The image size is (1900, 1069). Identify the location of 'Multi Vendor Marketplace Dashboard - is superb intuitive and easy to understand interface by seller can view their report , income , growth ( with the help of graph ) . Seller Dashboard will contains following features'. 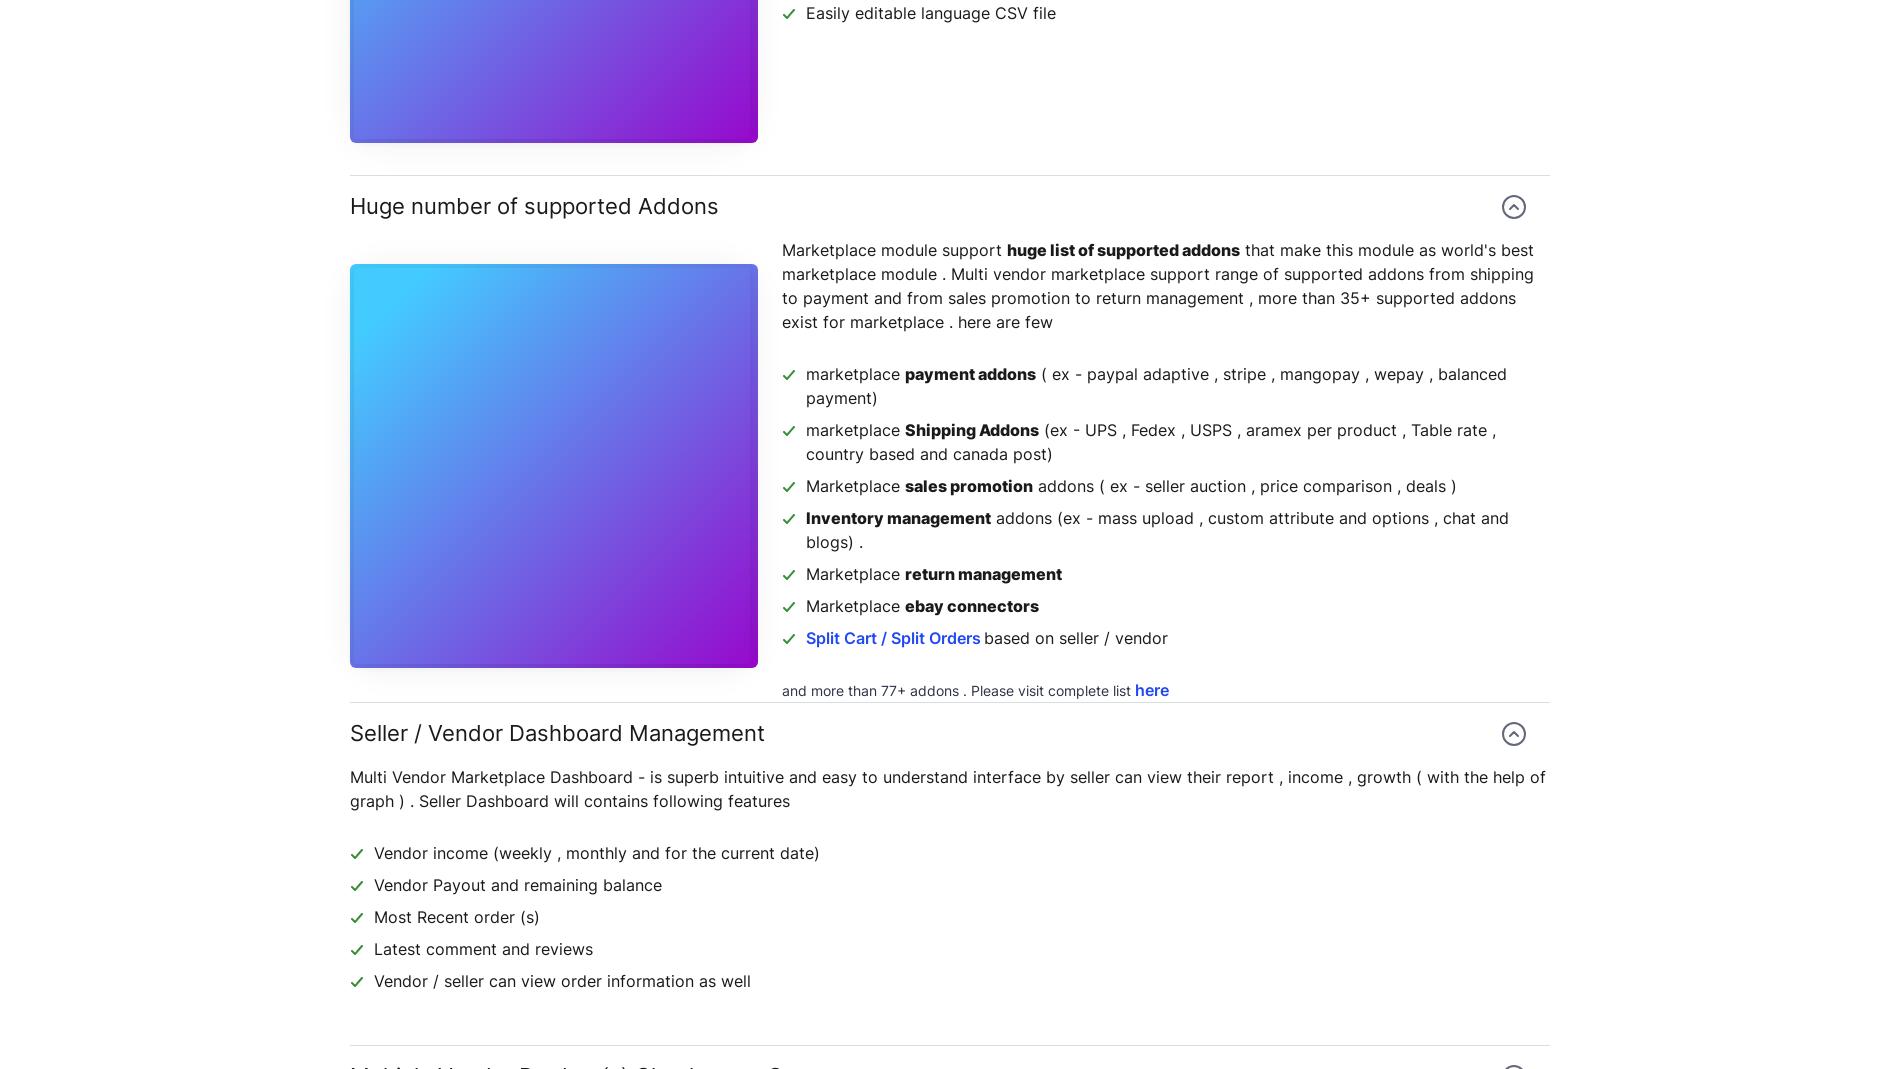
(946, 789).